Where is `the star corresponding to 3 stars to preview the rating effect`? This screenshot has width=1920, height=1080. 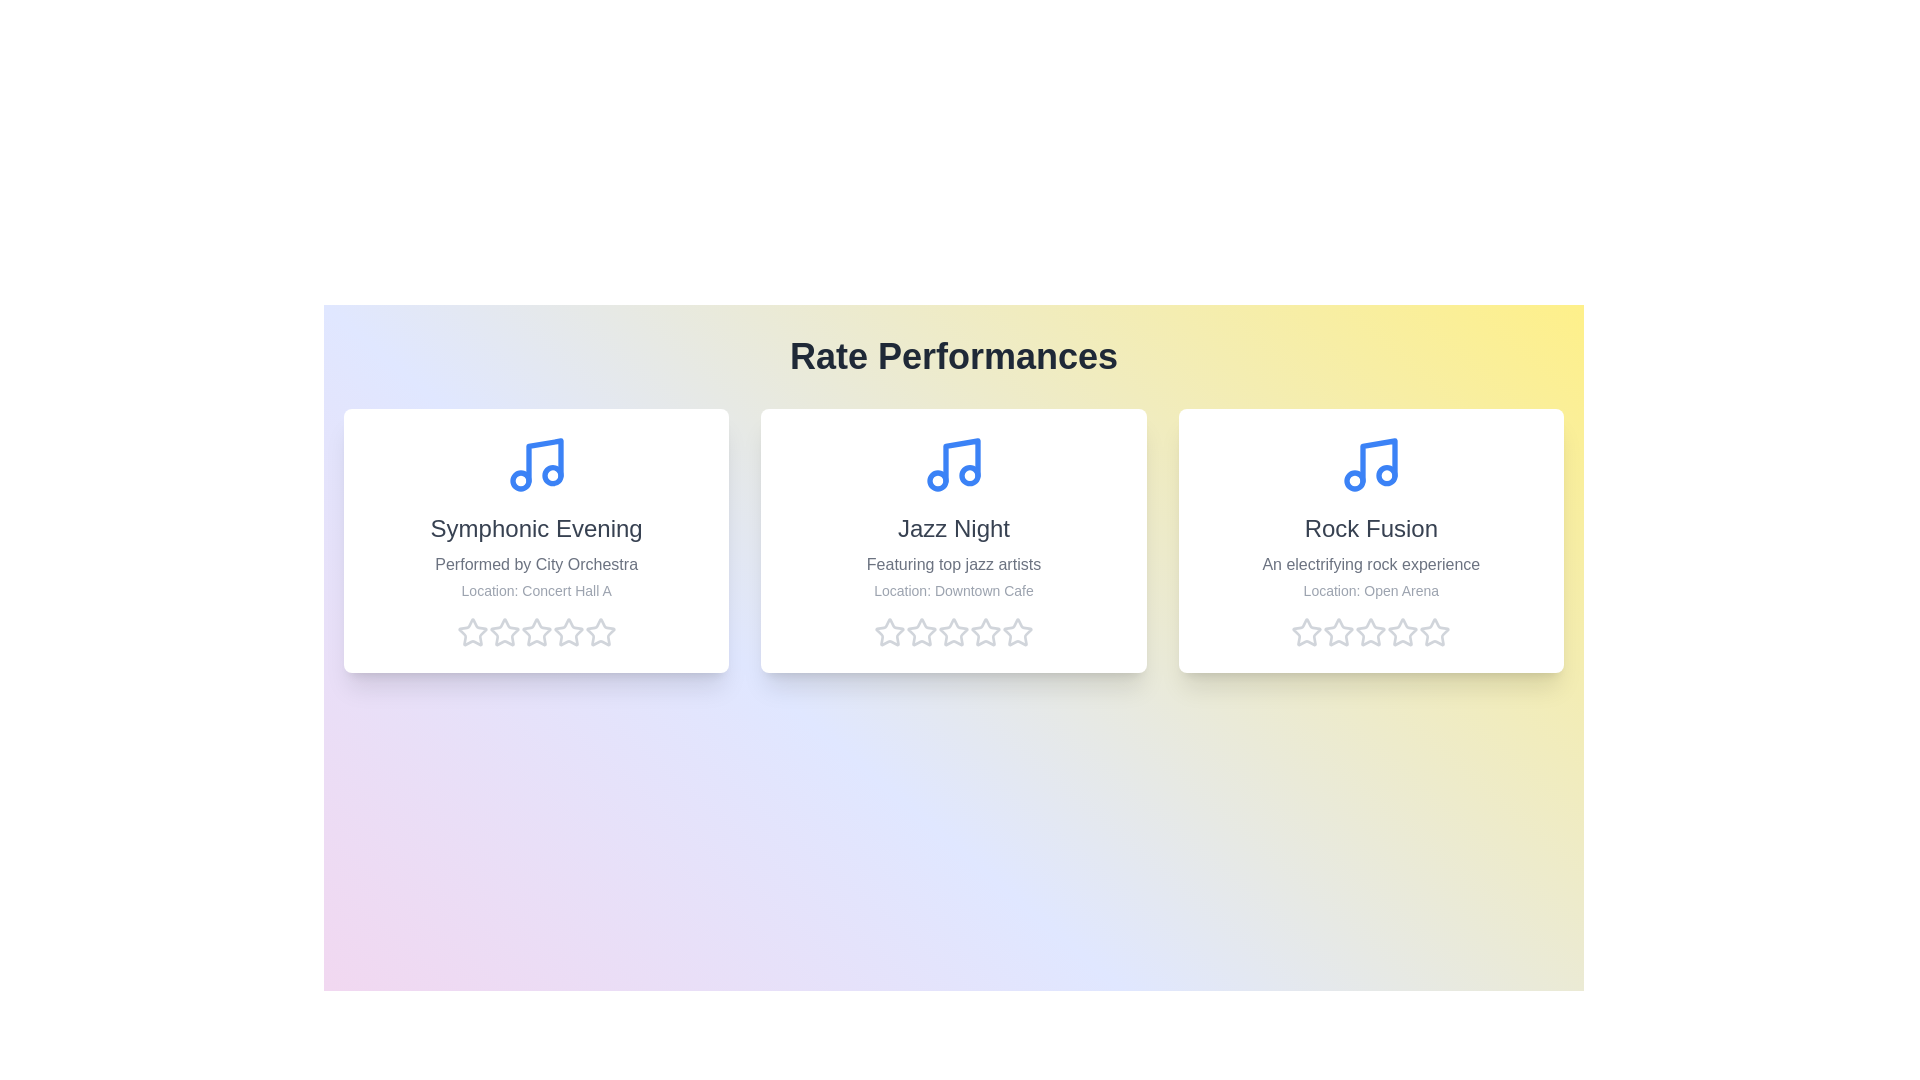
the star corresponding to 3 stars to preview the rating effect is located at coordinates (536, 632).